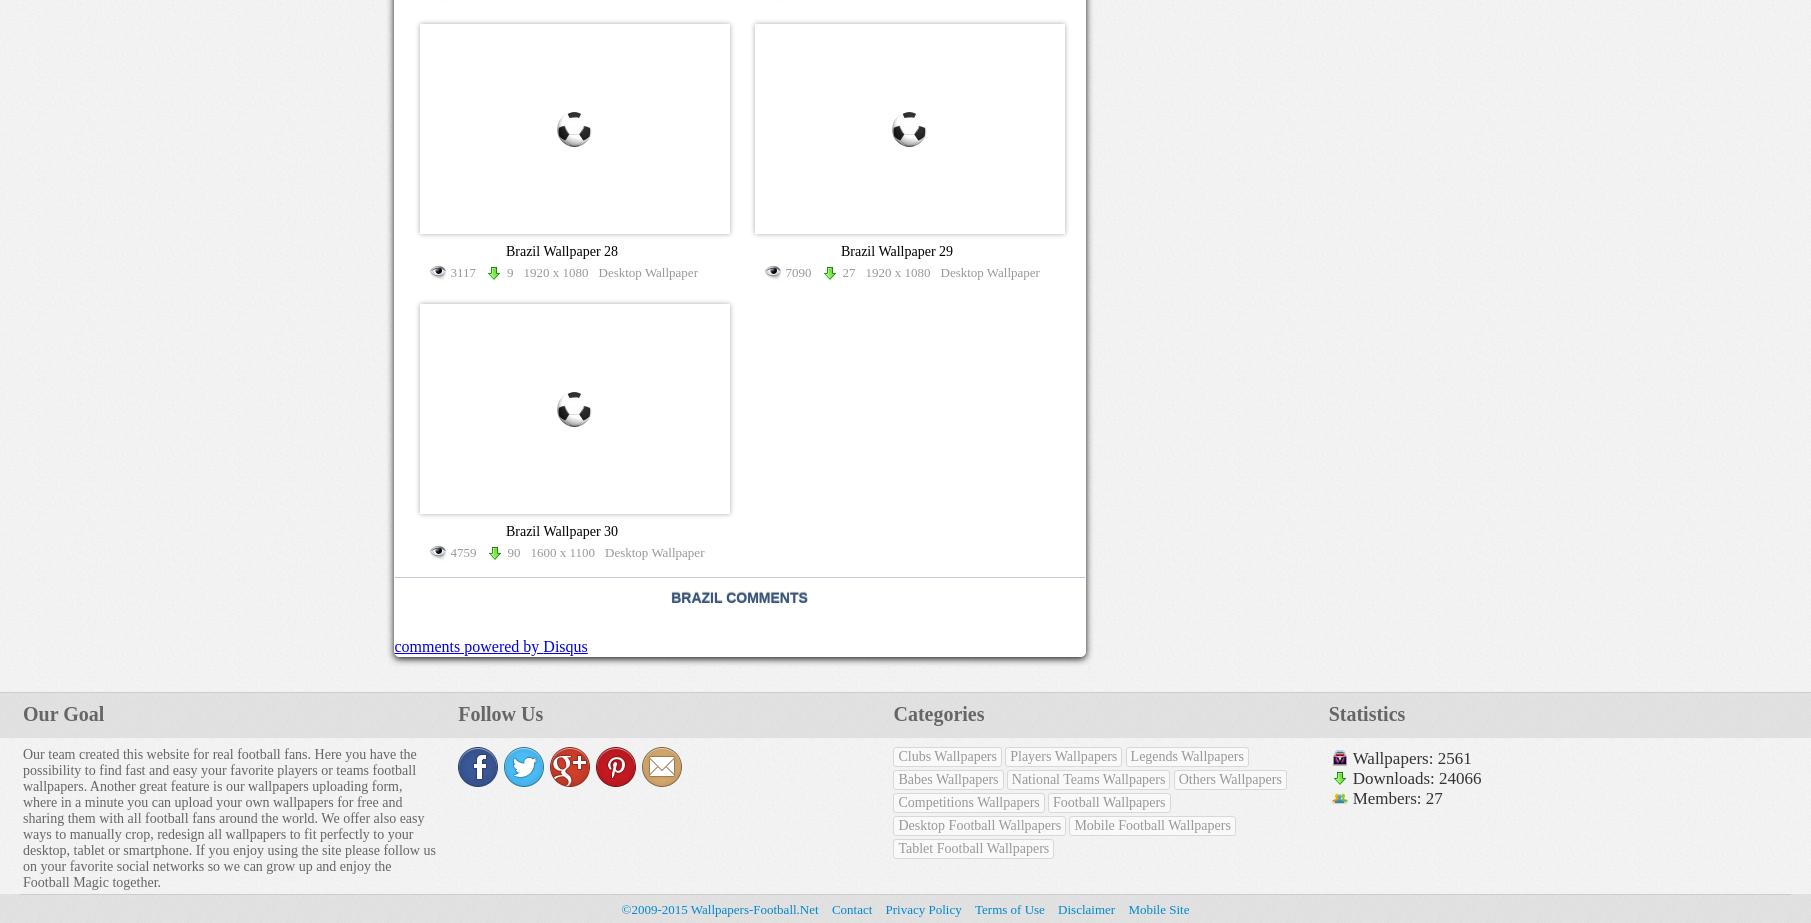  Describe the element at coordinates (937, 713) in the screenshot. I see `'Categories'` at that location.